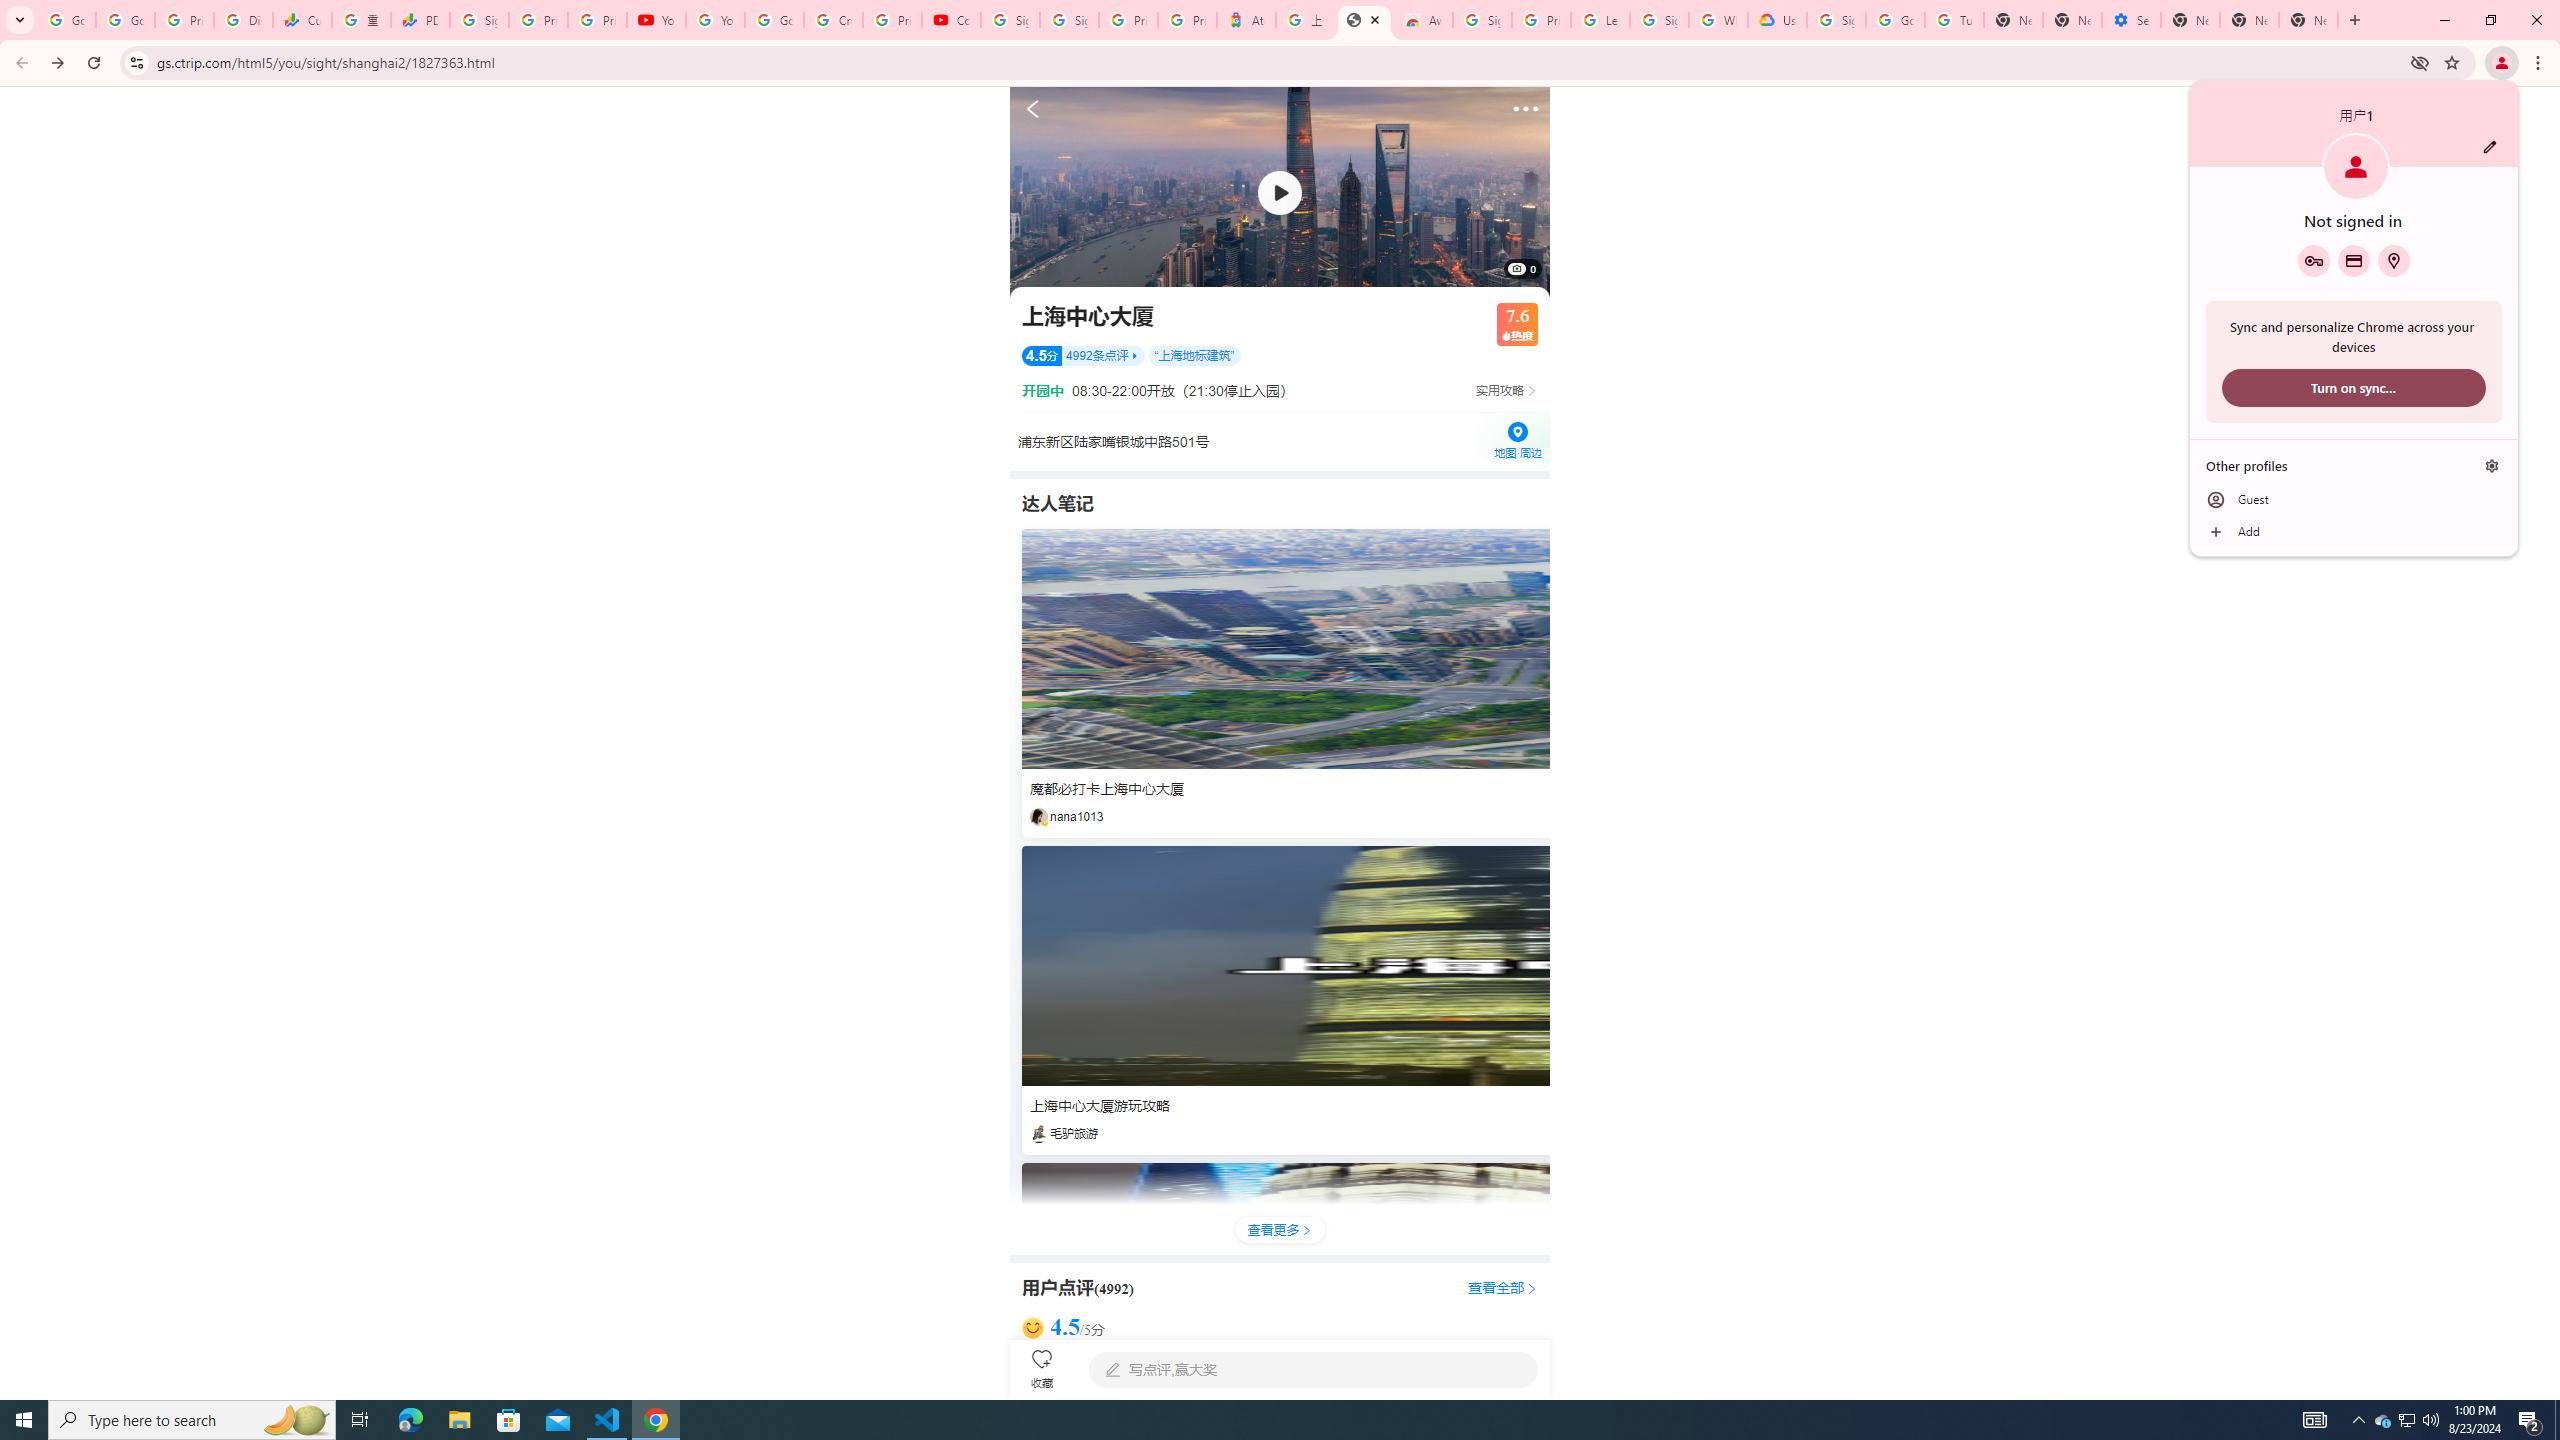 The image size is (2560, 1440). What do you see at coordinates (714, 19) in the screenshot?
I see `'YouTube'` at bounding box center [714, 19].